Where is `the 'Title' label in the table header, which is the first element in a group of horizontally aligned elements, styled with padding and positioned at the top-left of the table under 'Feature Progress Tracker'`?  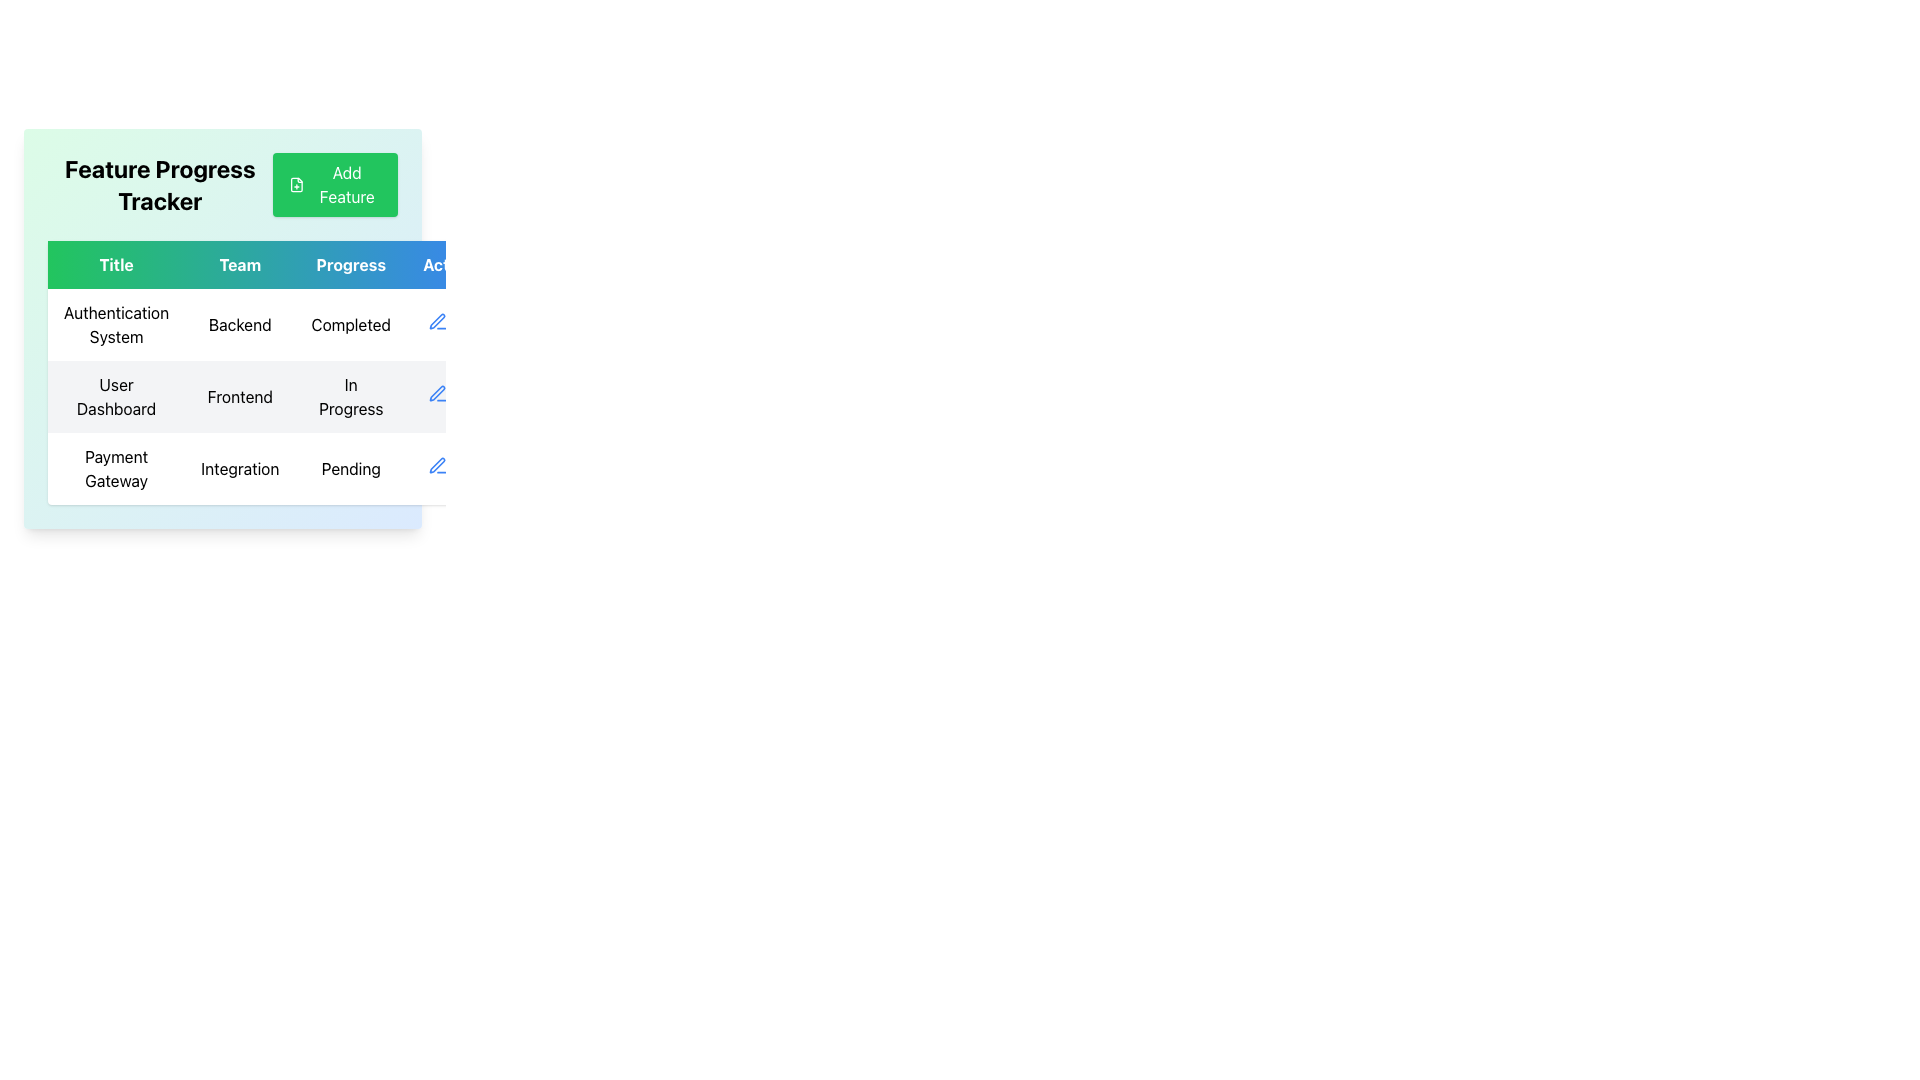
the 'Title' label in the table header, which is the first element in a group of horizontally aligned elements, styled with padding and positioned at the top-left of the table under 'Feature Progress Tracker' is located at coordinates (115, 264).